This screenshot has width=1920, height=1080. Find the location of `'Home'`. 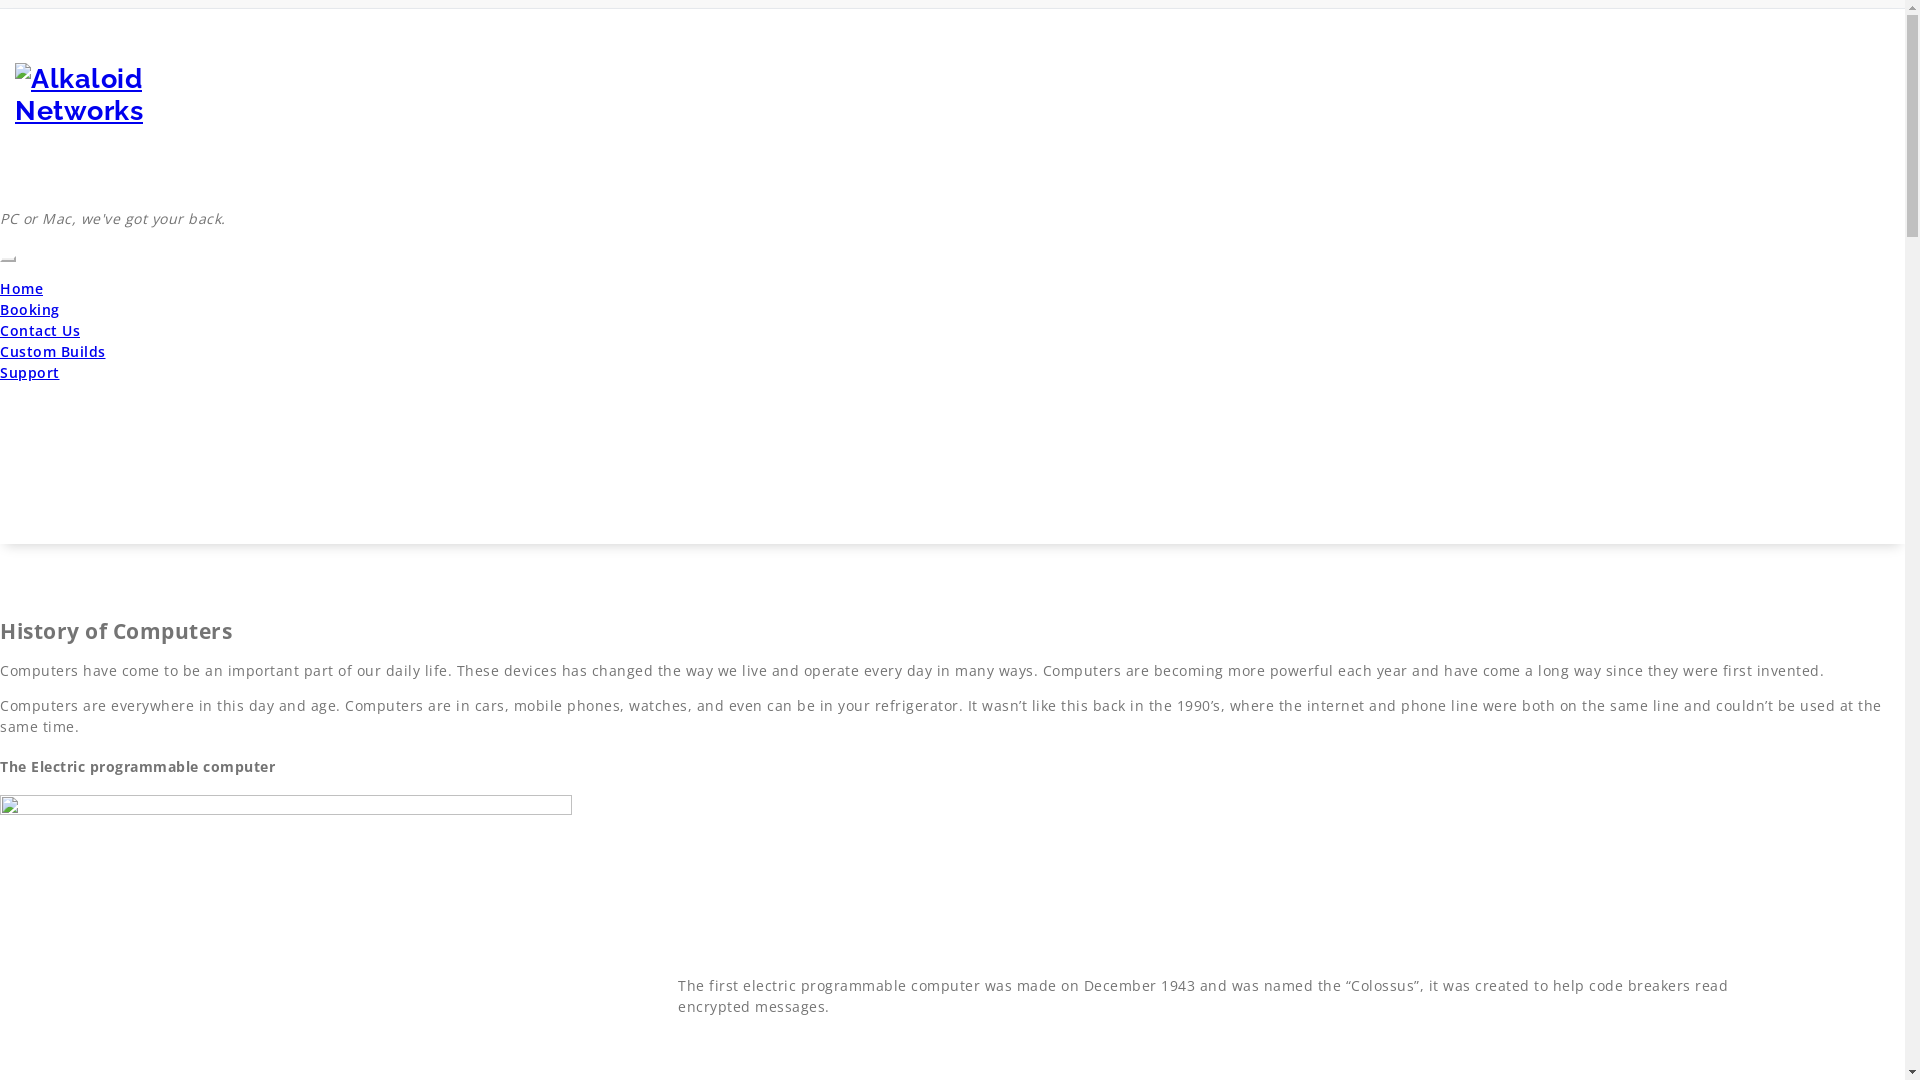

'Home' is located at coordinates (21, 288).